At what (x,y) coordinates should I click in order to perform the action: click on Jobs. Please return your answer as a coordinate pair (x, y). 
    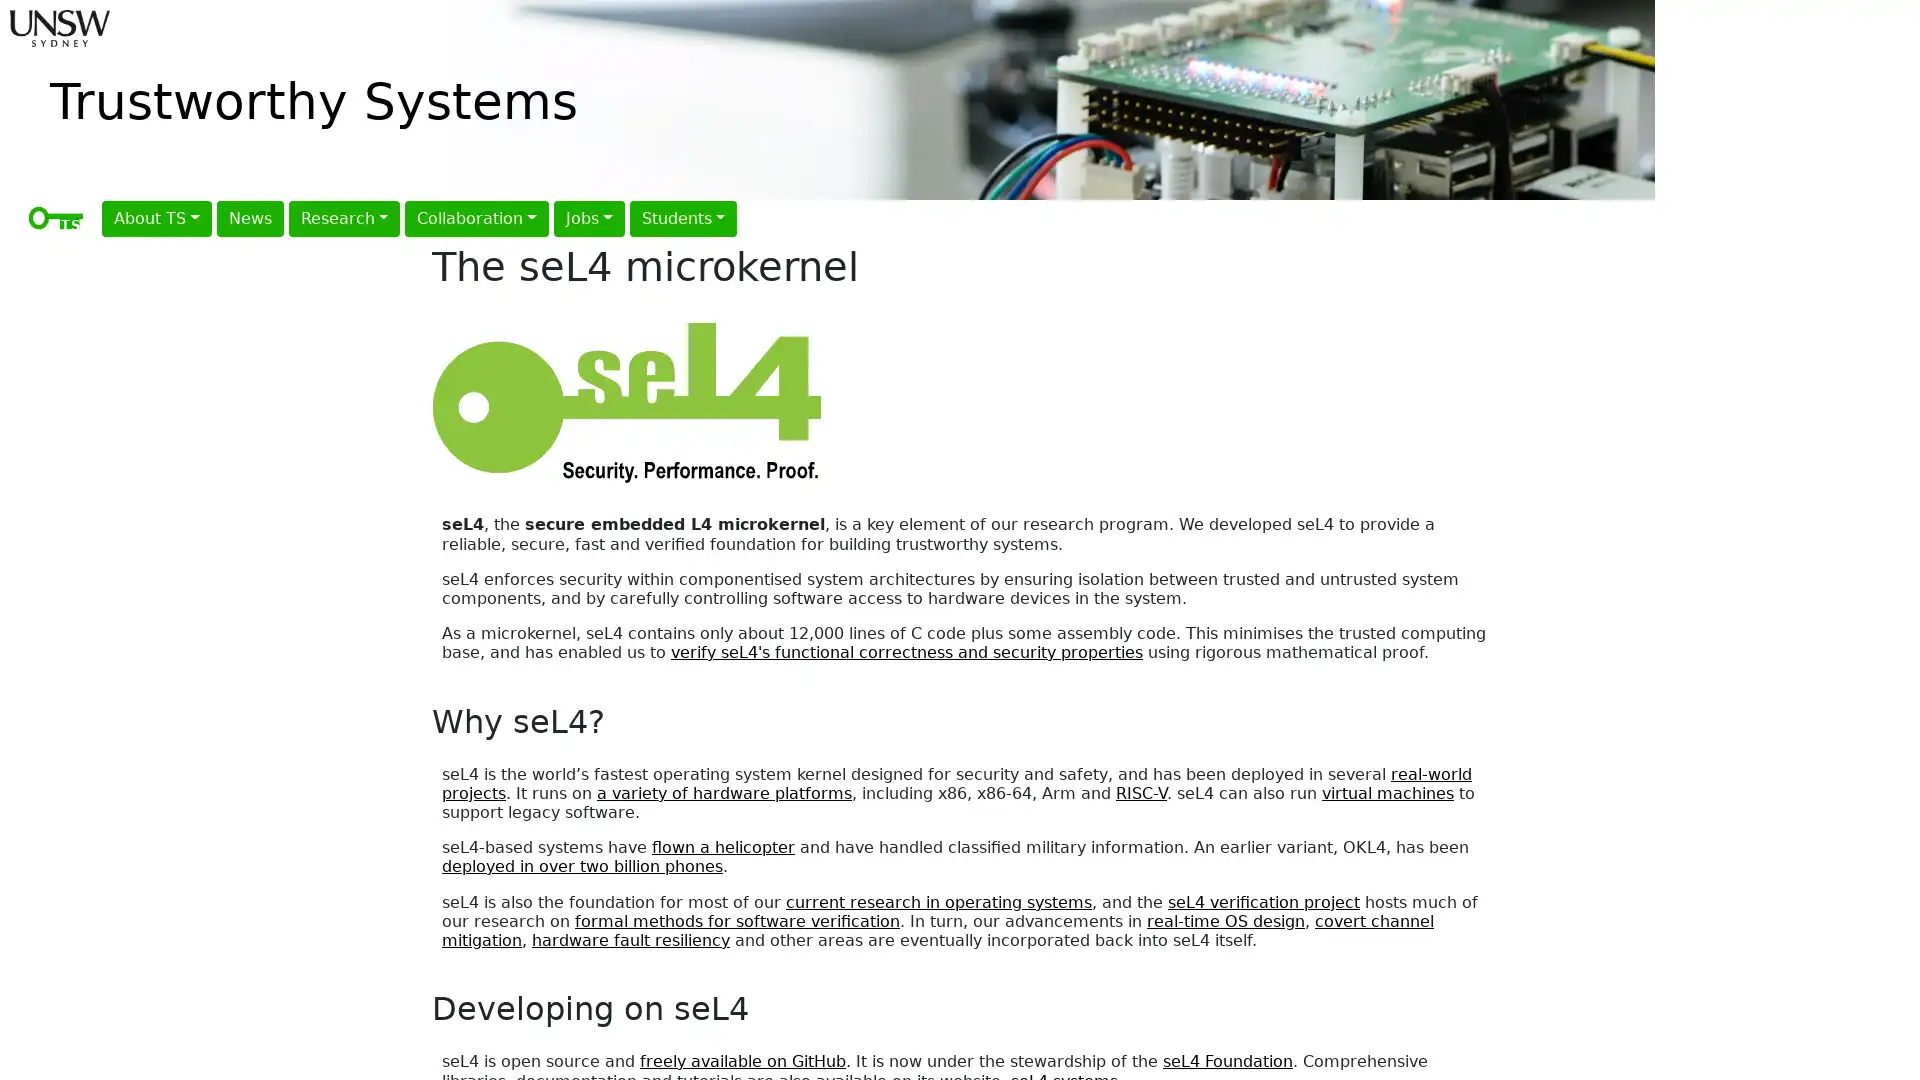
    Looking at the image, I should click on (588, 218).